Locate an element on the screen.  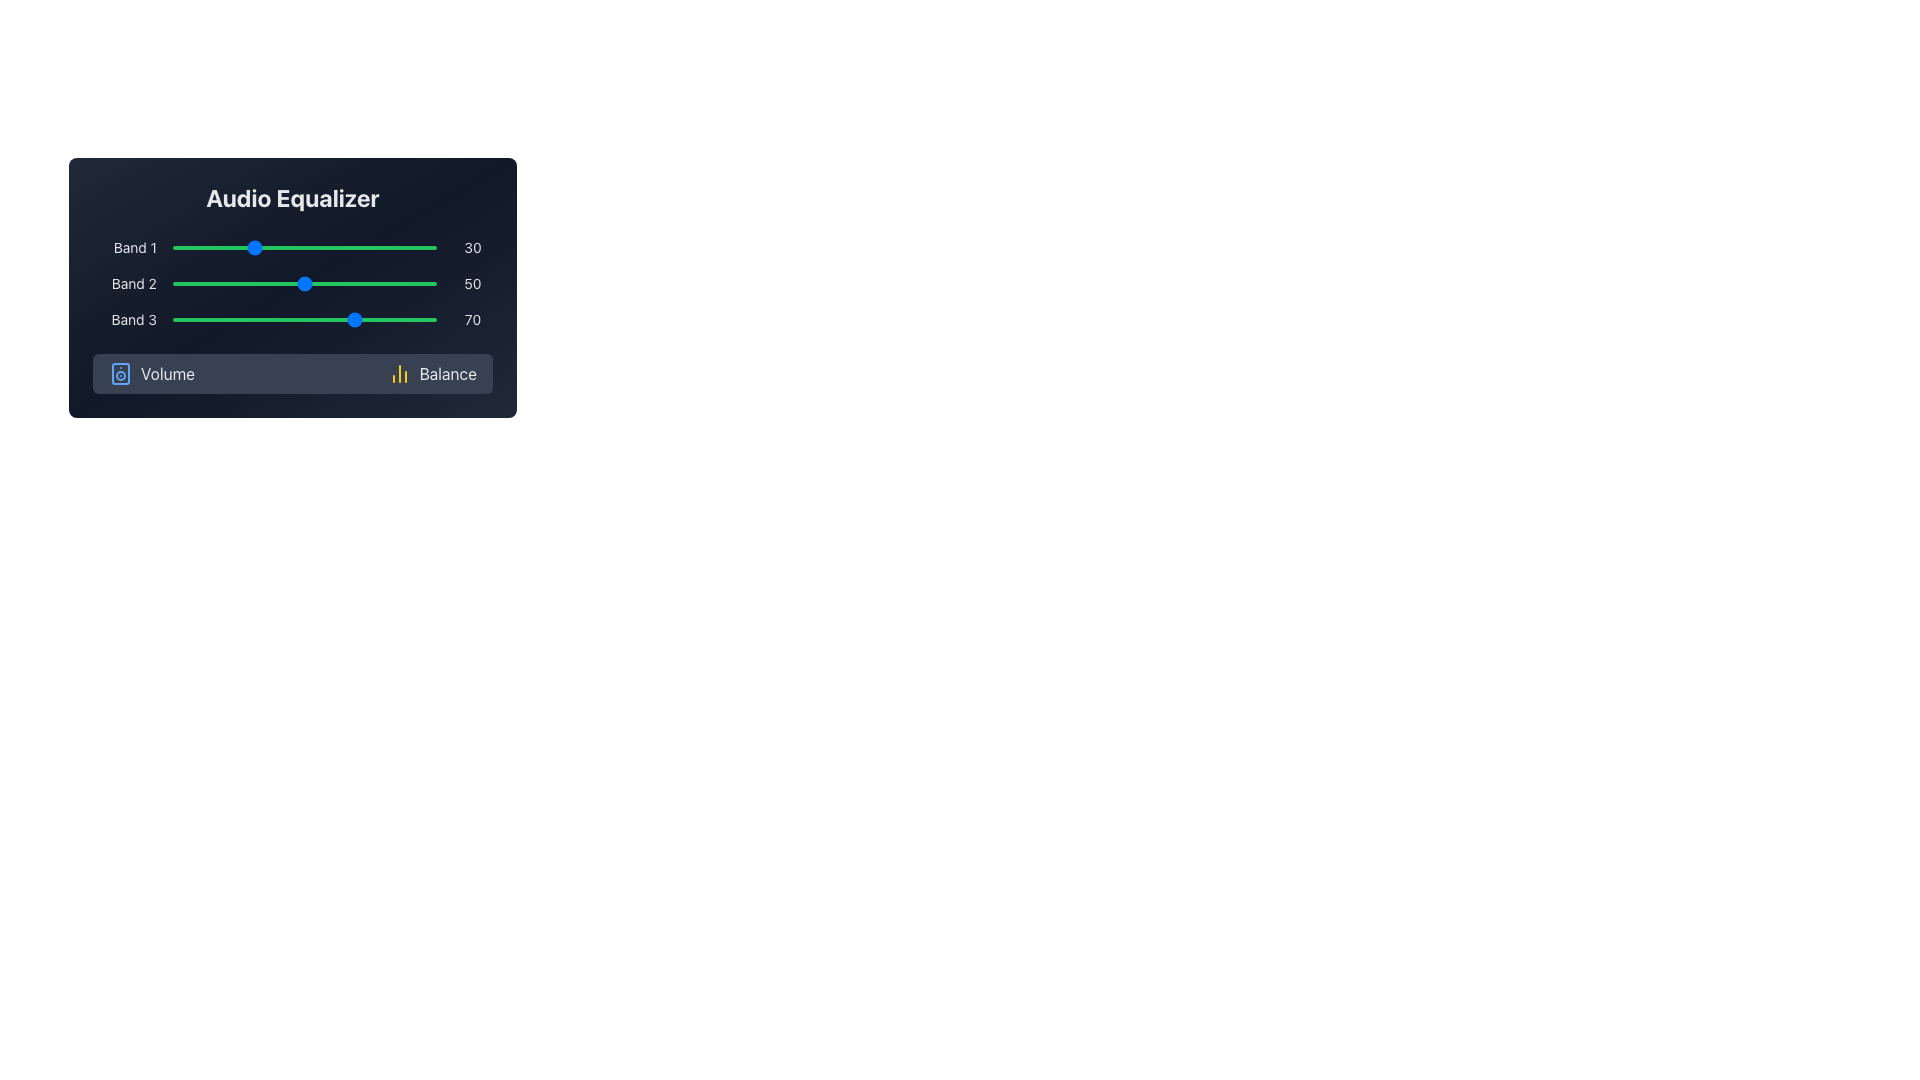
the volume icon which is a rectangular graphic with rounded corners located within the speaker icon, central to the speaker icon and below its upper decorative detail is located at coordinates (119, 374).